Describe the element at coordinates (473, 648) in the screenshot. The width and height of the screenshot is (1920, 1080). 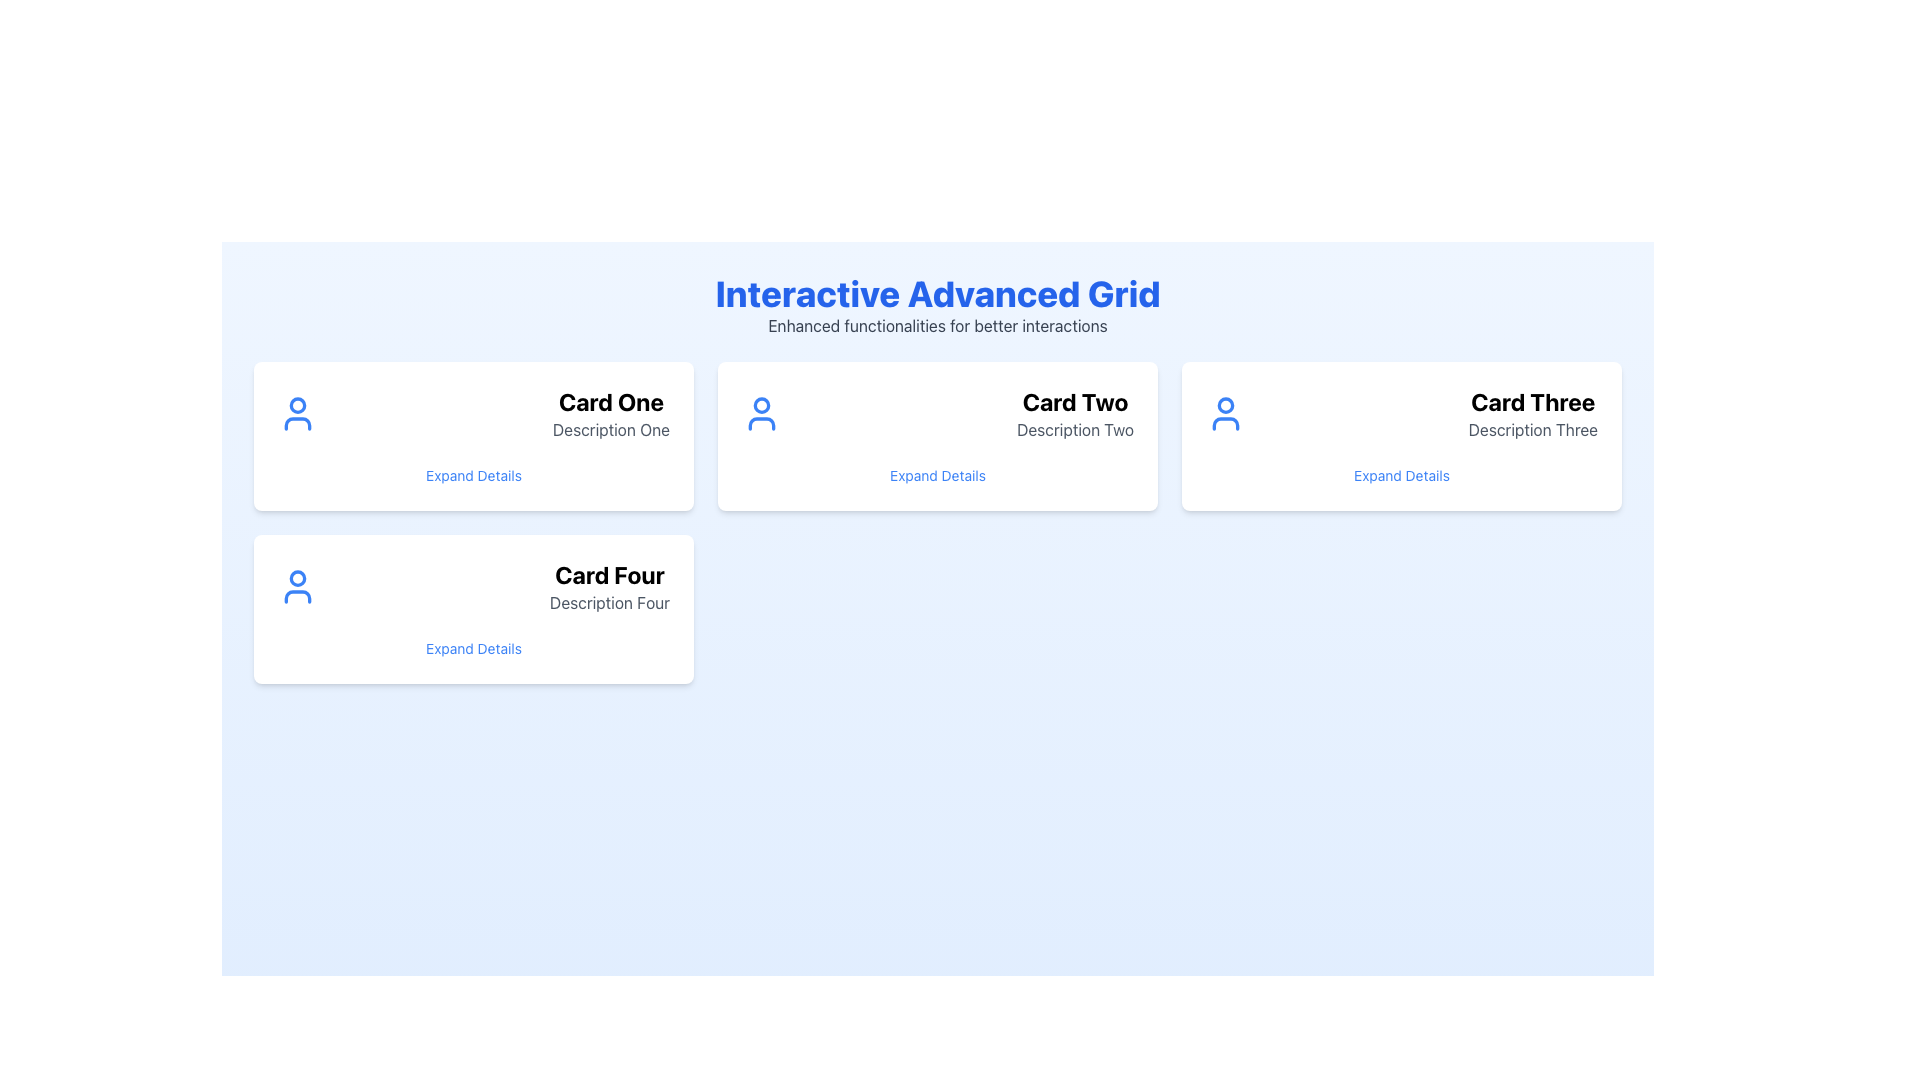
I see `the navigational link at the bottom of the fourth card in the grid layout to underline it` at that location.